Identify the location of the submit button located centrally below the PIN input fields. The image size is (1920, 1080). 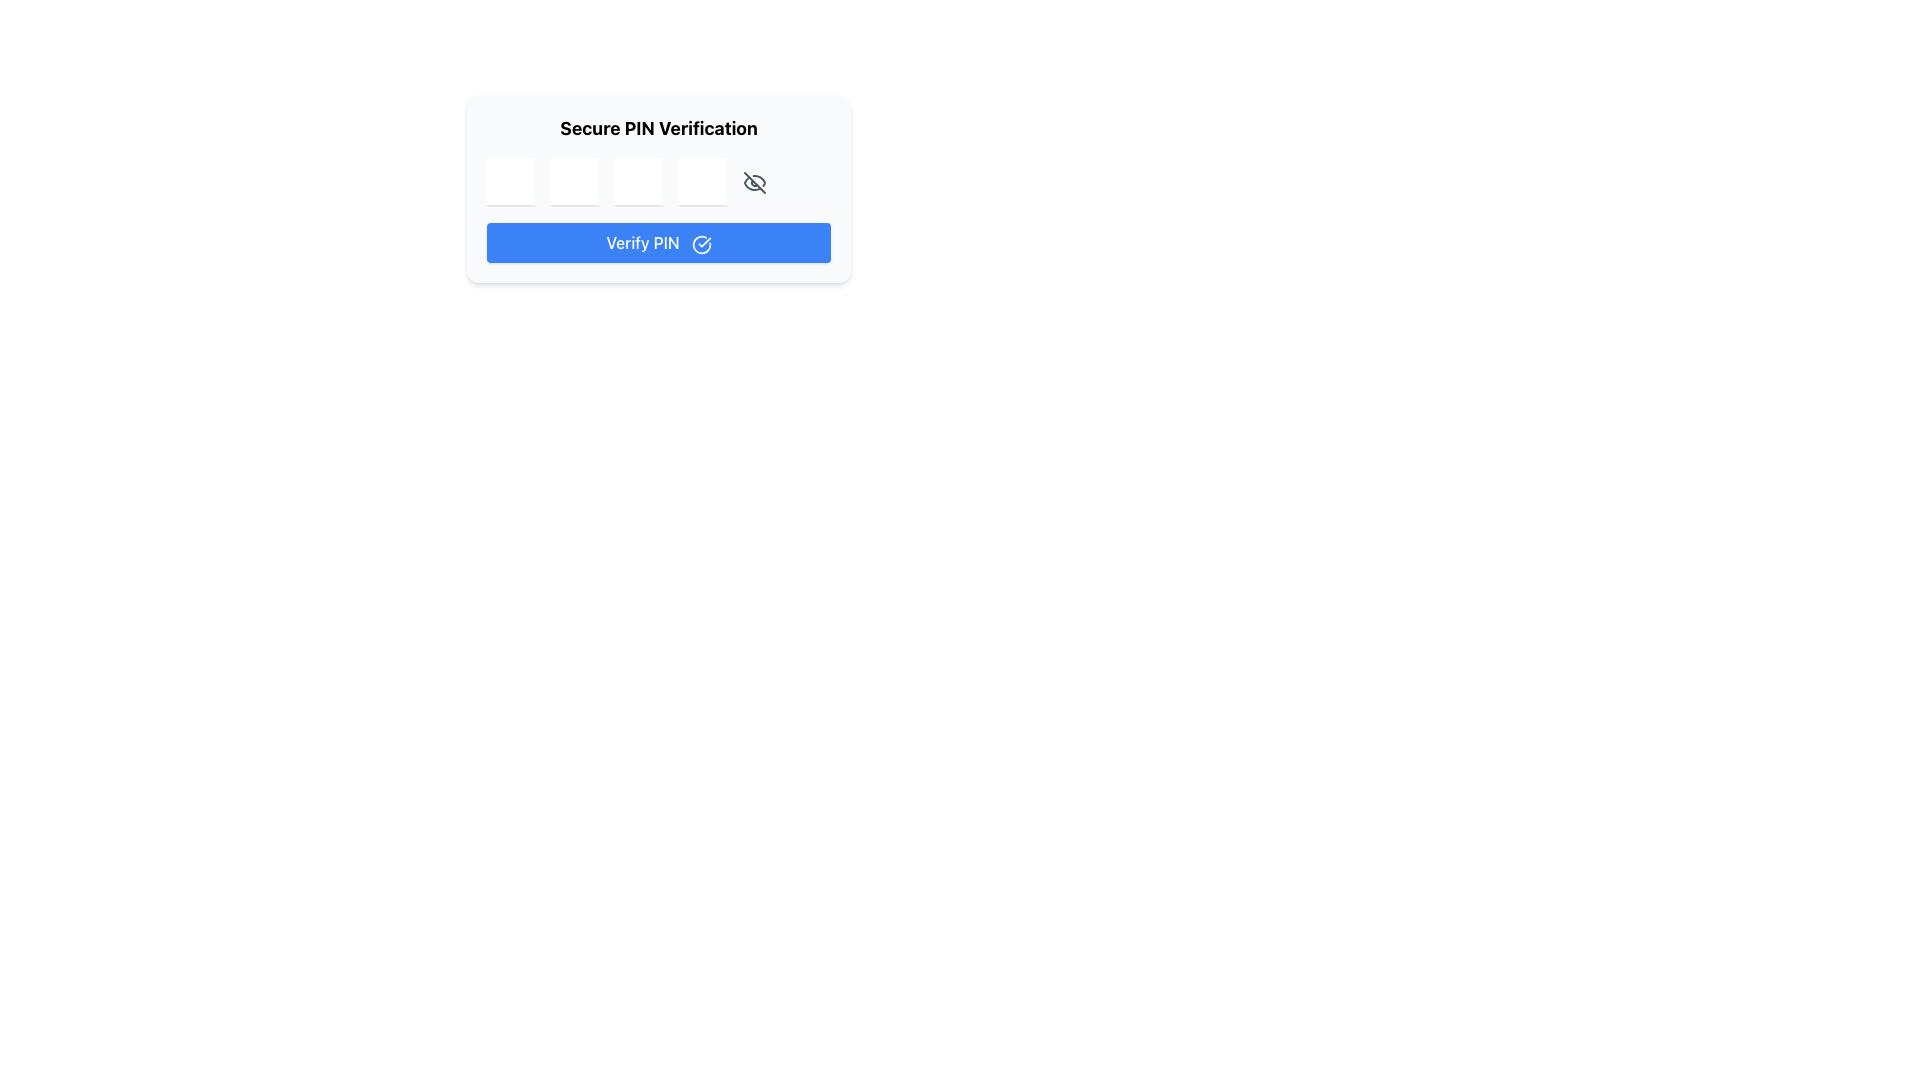
(658, 242).